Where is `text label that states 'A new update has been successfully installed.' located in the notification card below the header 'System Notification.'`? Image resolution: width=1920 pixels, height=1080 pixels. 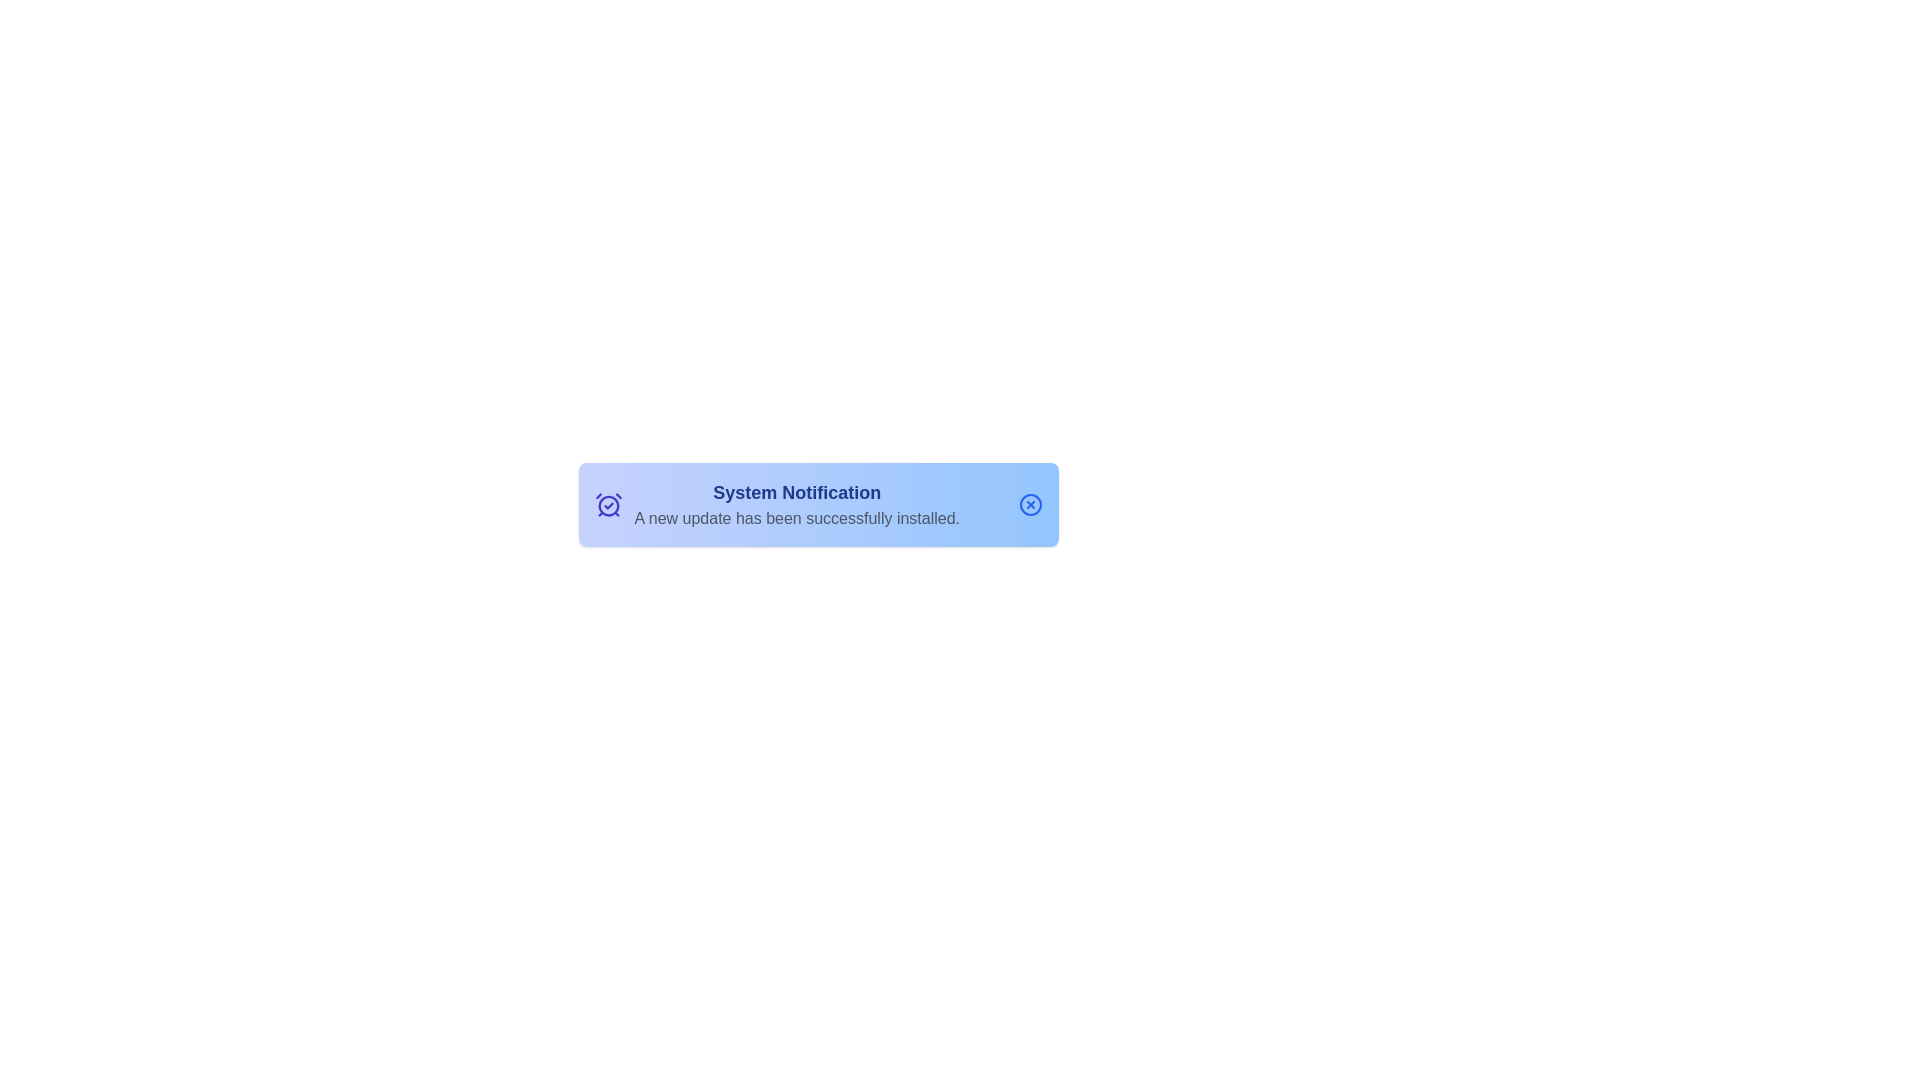
text label that states 'A new update has been successfully installed.' located in the notification card below the header 'System Notification.' is located at coordinates (796, 518).